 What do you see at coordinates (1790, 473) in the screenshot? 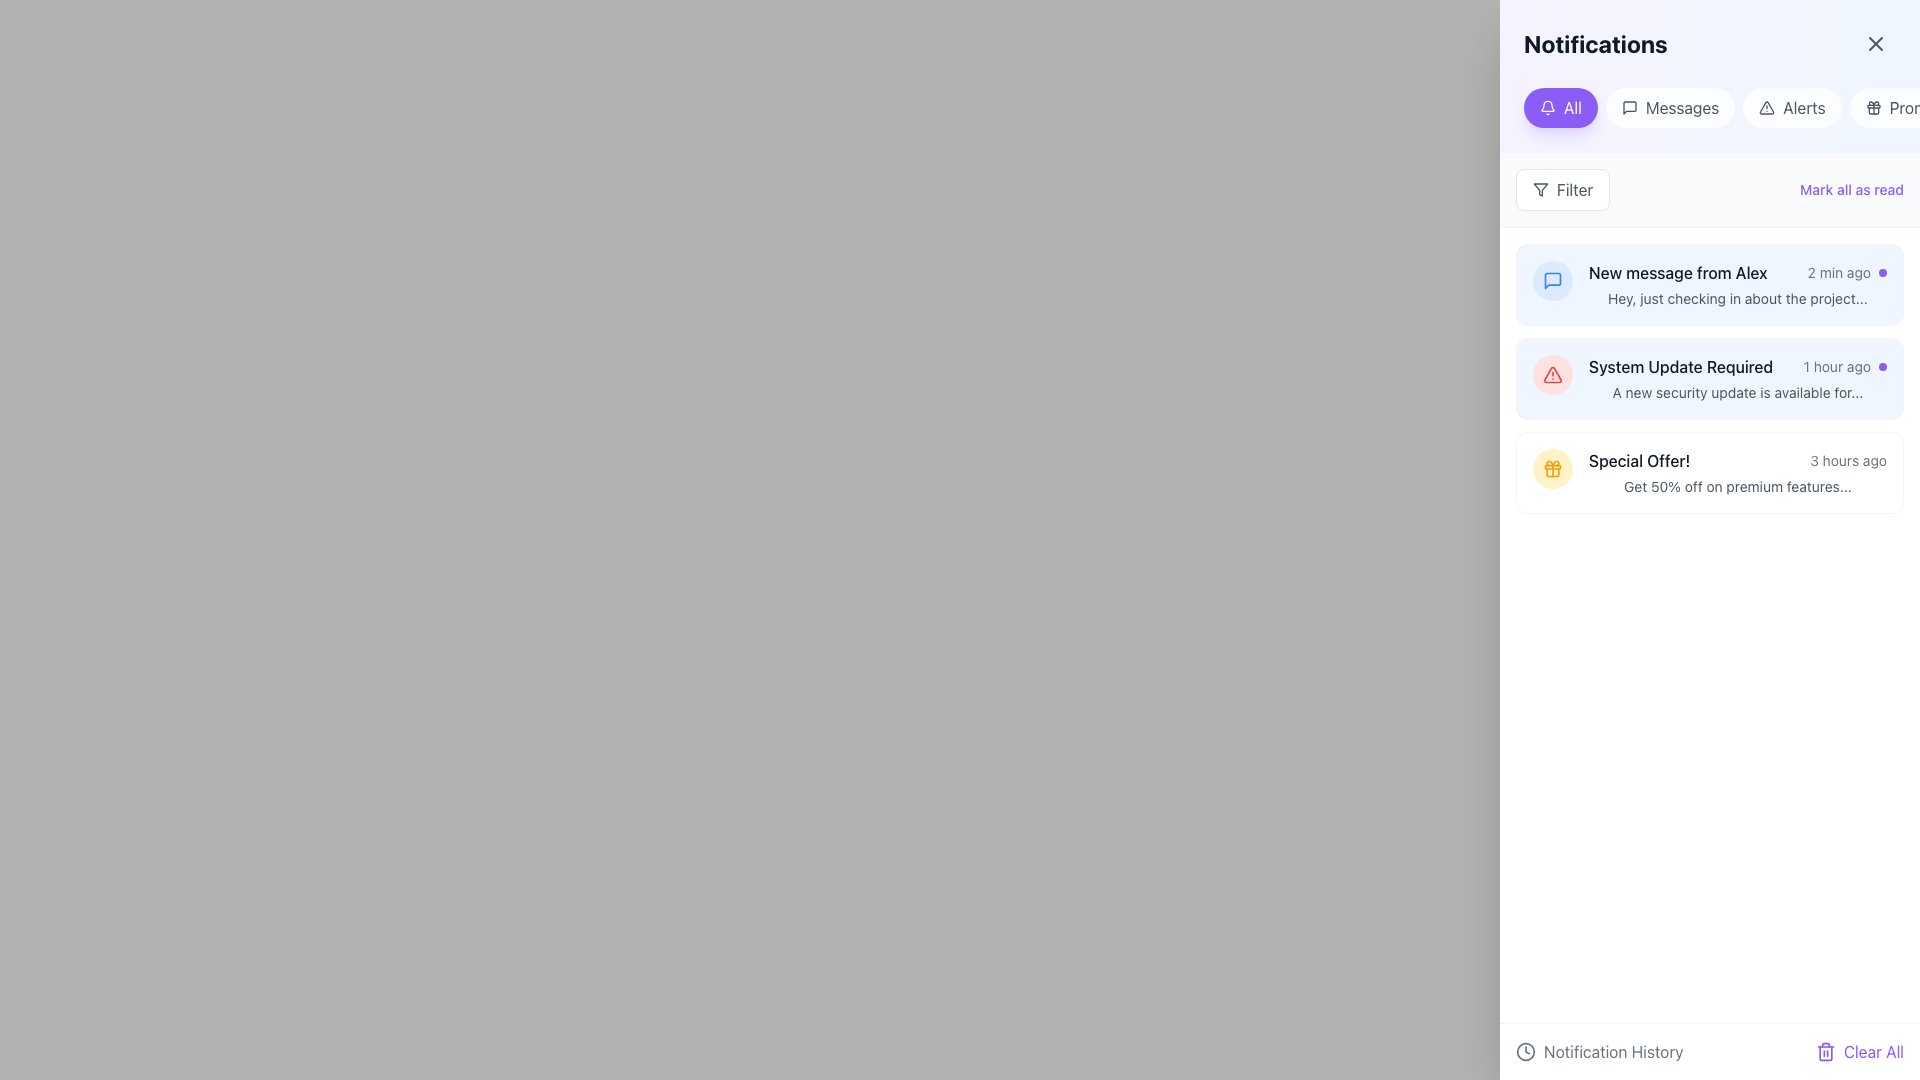
I see `the SVG icon associated with the 'Special Offer!' notification to archive it` at bounding box center [1790, 473].